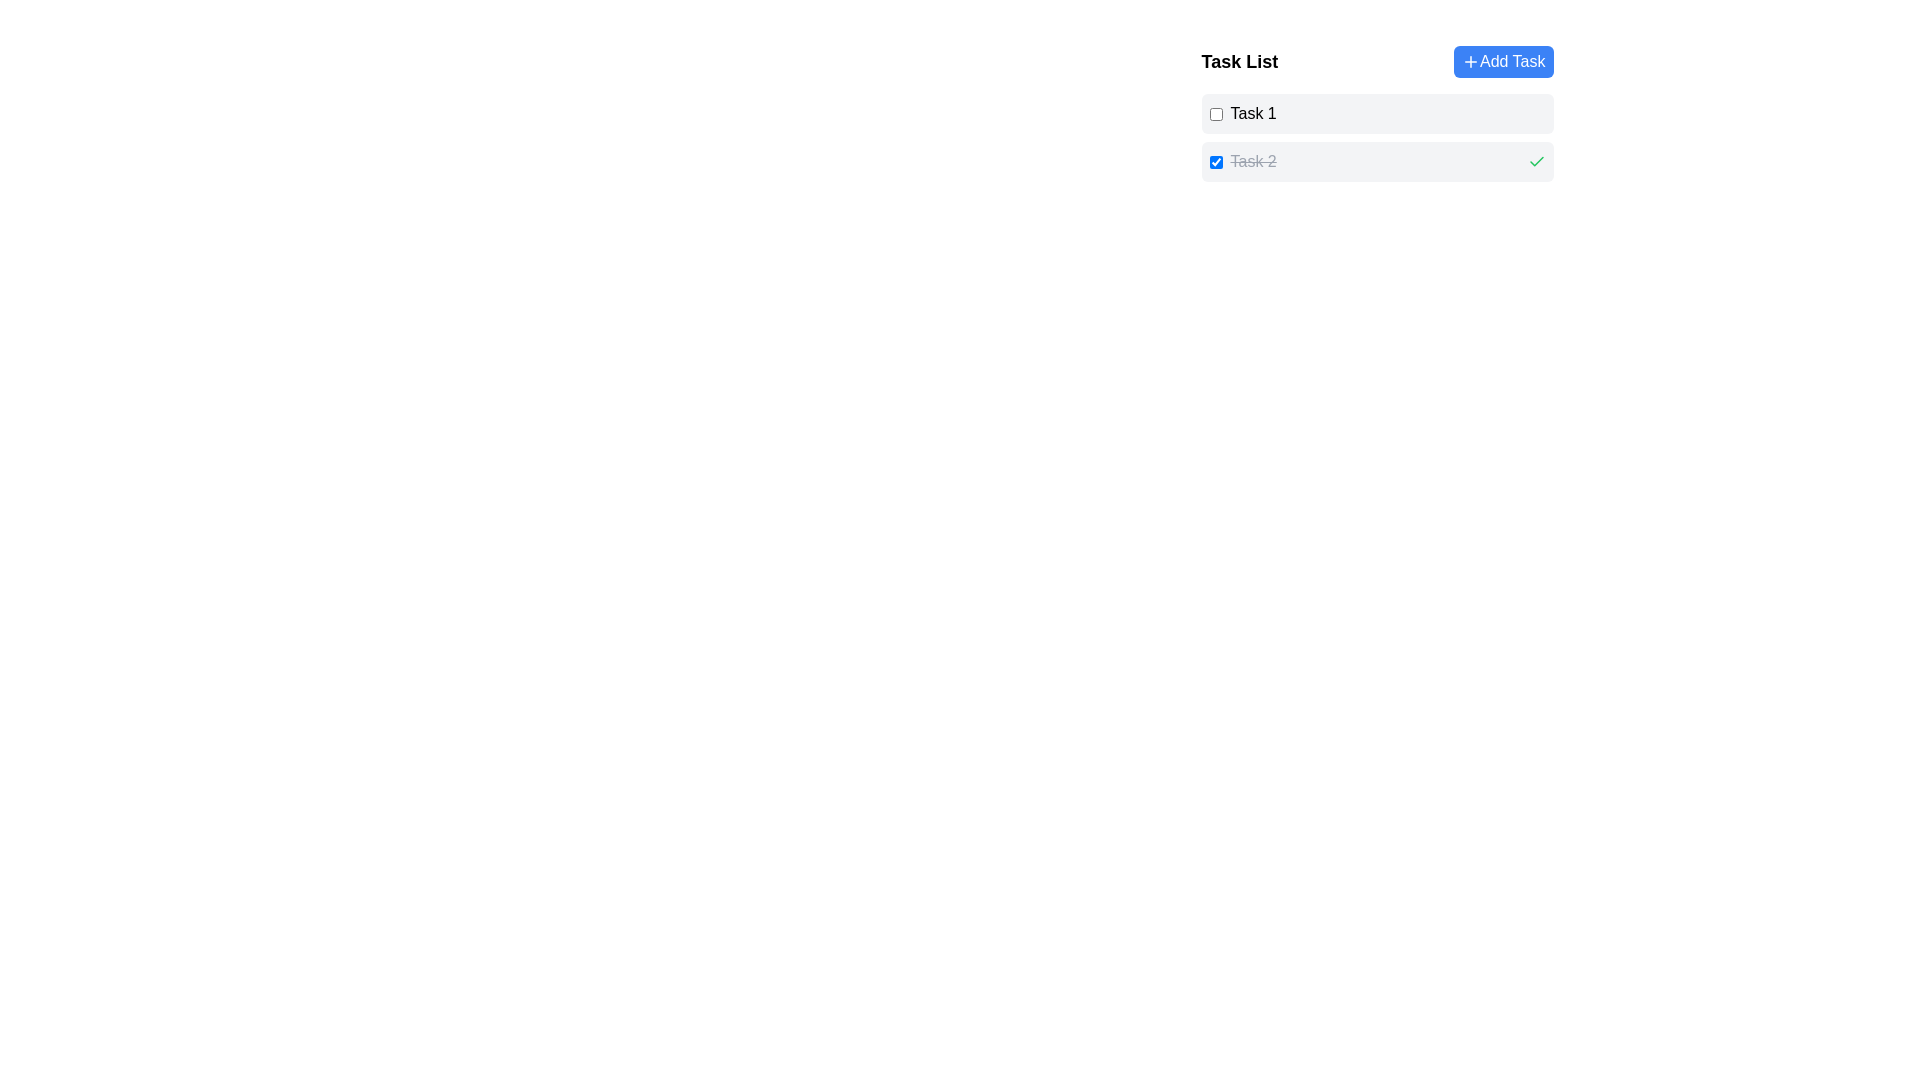 The width and height of the screenshot is (1920, 1080). I want to click on text element displaying 'Task 1' located next to an unchecked checkbox in the task list interface, so click(1252, 114).